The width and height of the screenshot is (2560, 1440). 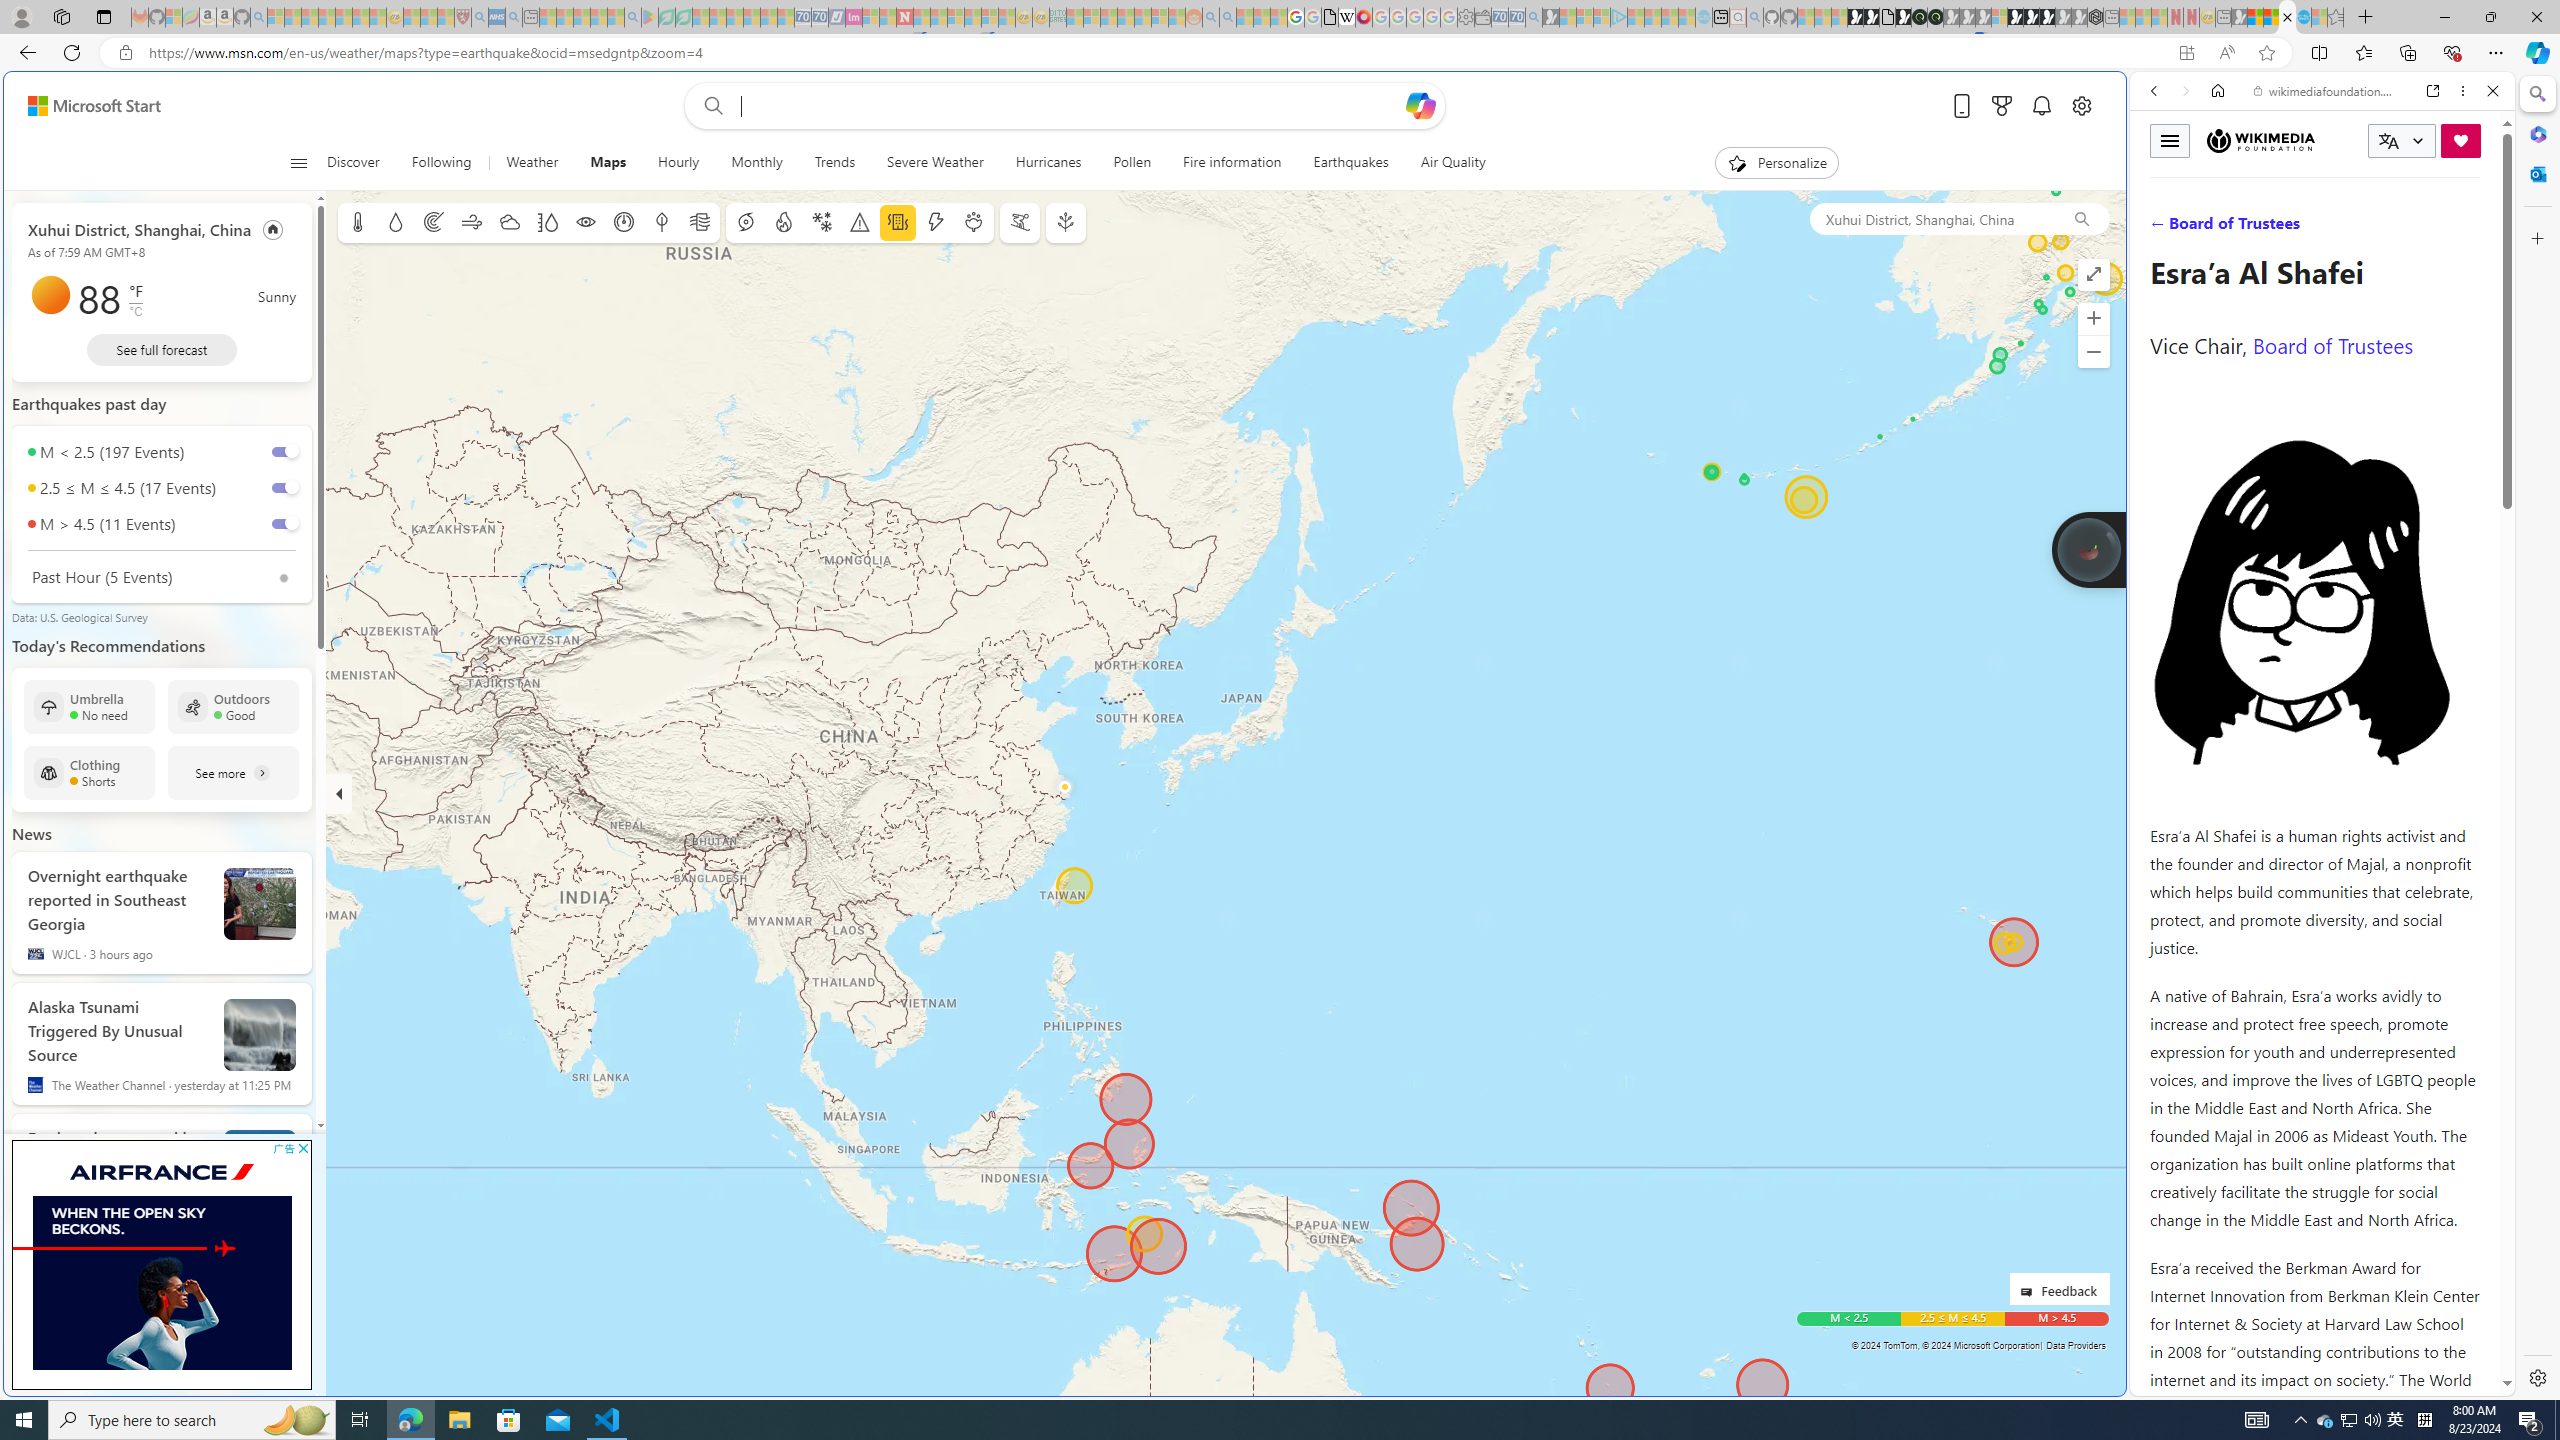 I want to click on 'Feedback', so click(x=2058, y=1287).